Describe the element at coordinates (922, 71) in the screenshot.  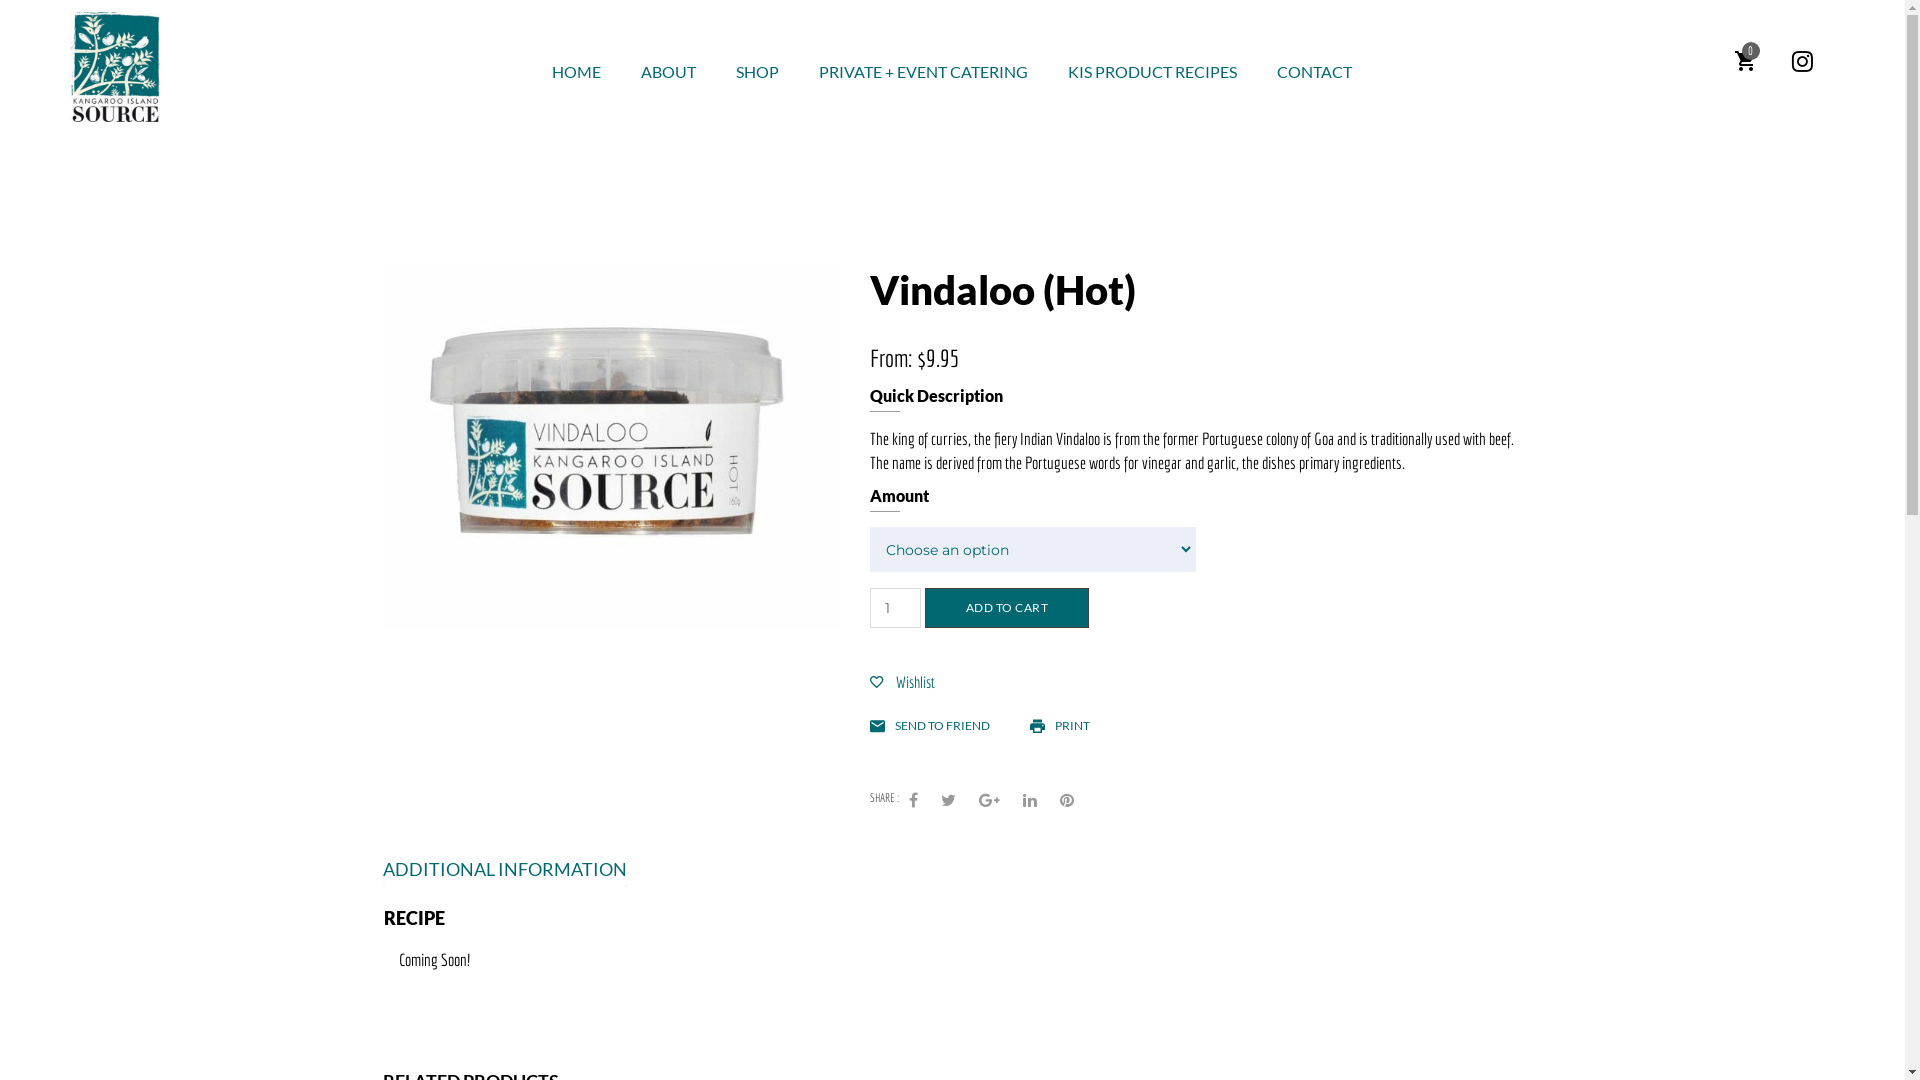
I see `'PRIVATE + EVENT CATERING'` at that location.